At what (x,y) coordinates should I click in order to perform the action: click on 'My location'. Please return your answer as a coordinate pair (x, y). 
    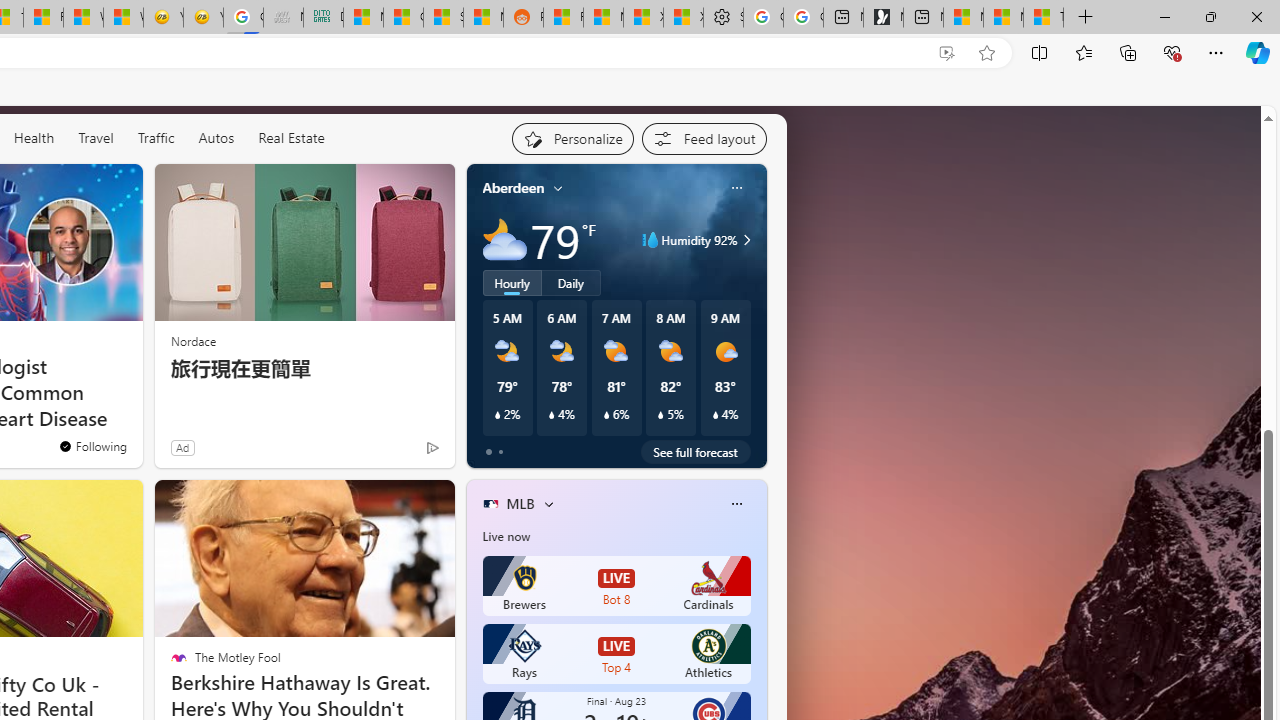
    Looking at the image, I should click on (558, 187).